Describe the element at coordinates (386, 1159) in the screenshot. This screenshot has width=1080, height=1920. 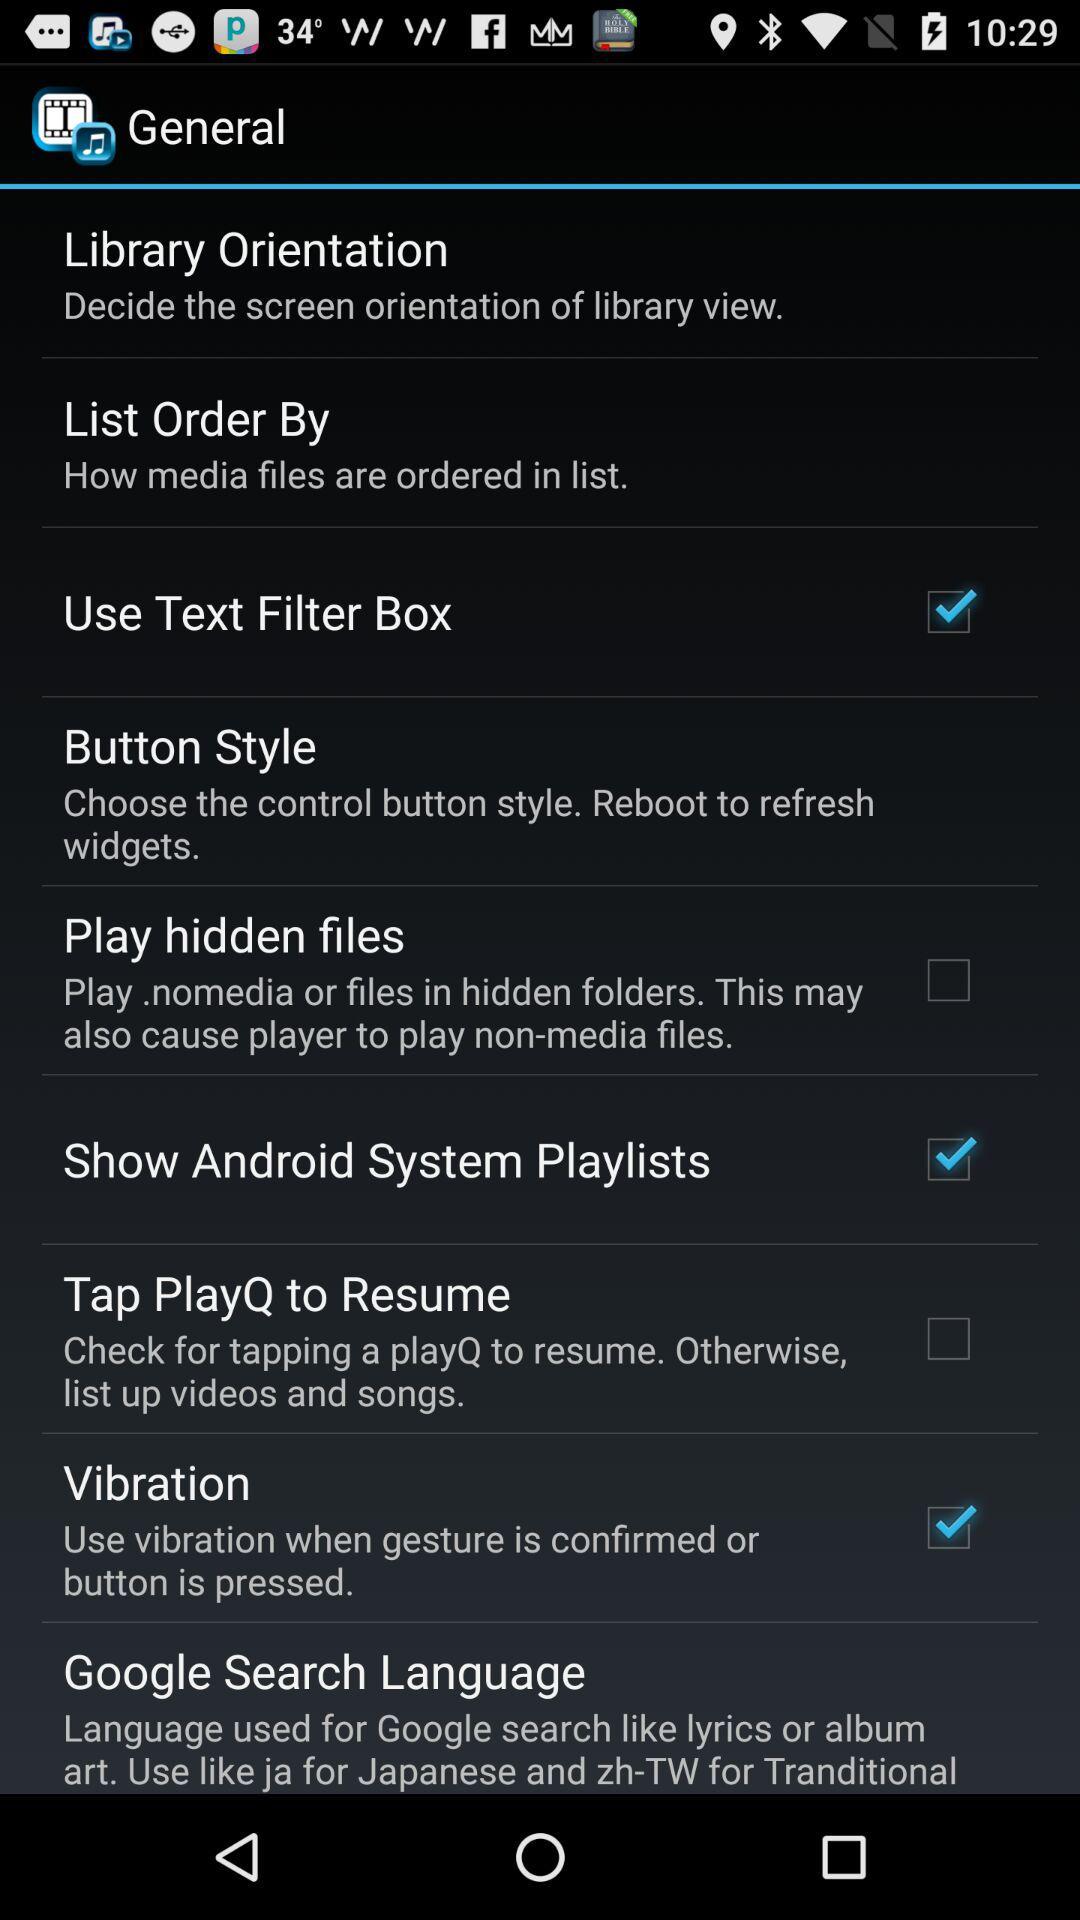
I see `app below play nomedia or` at that location.